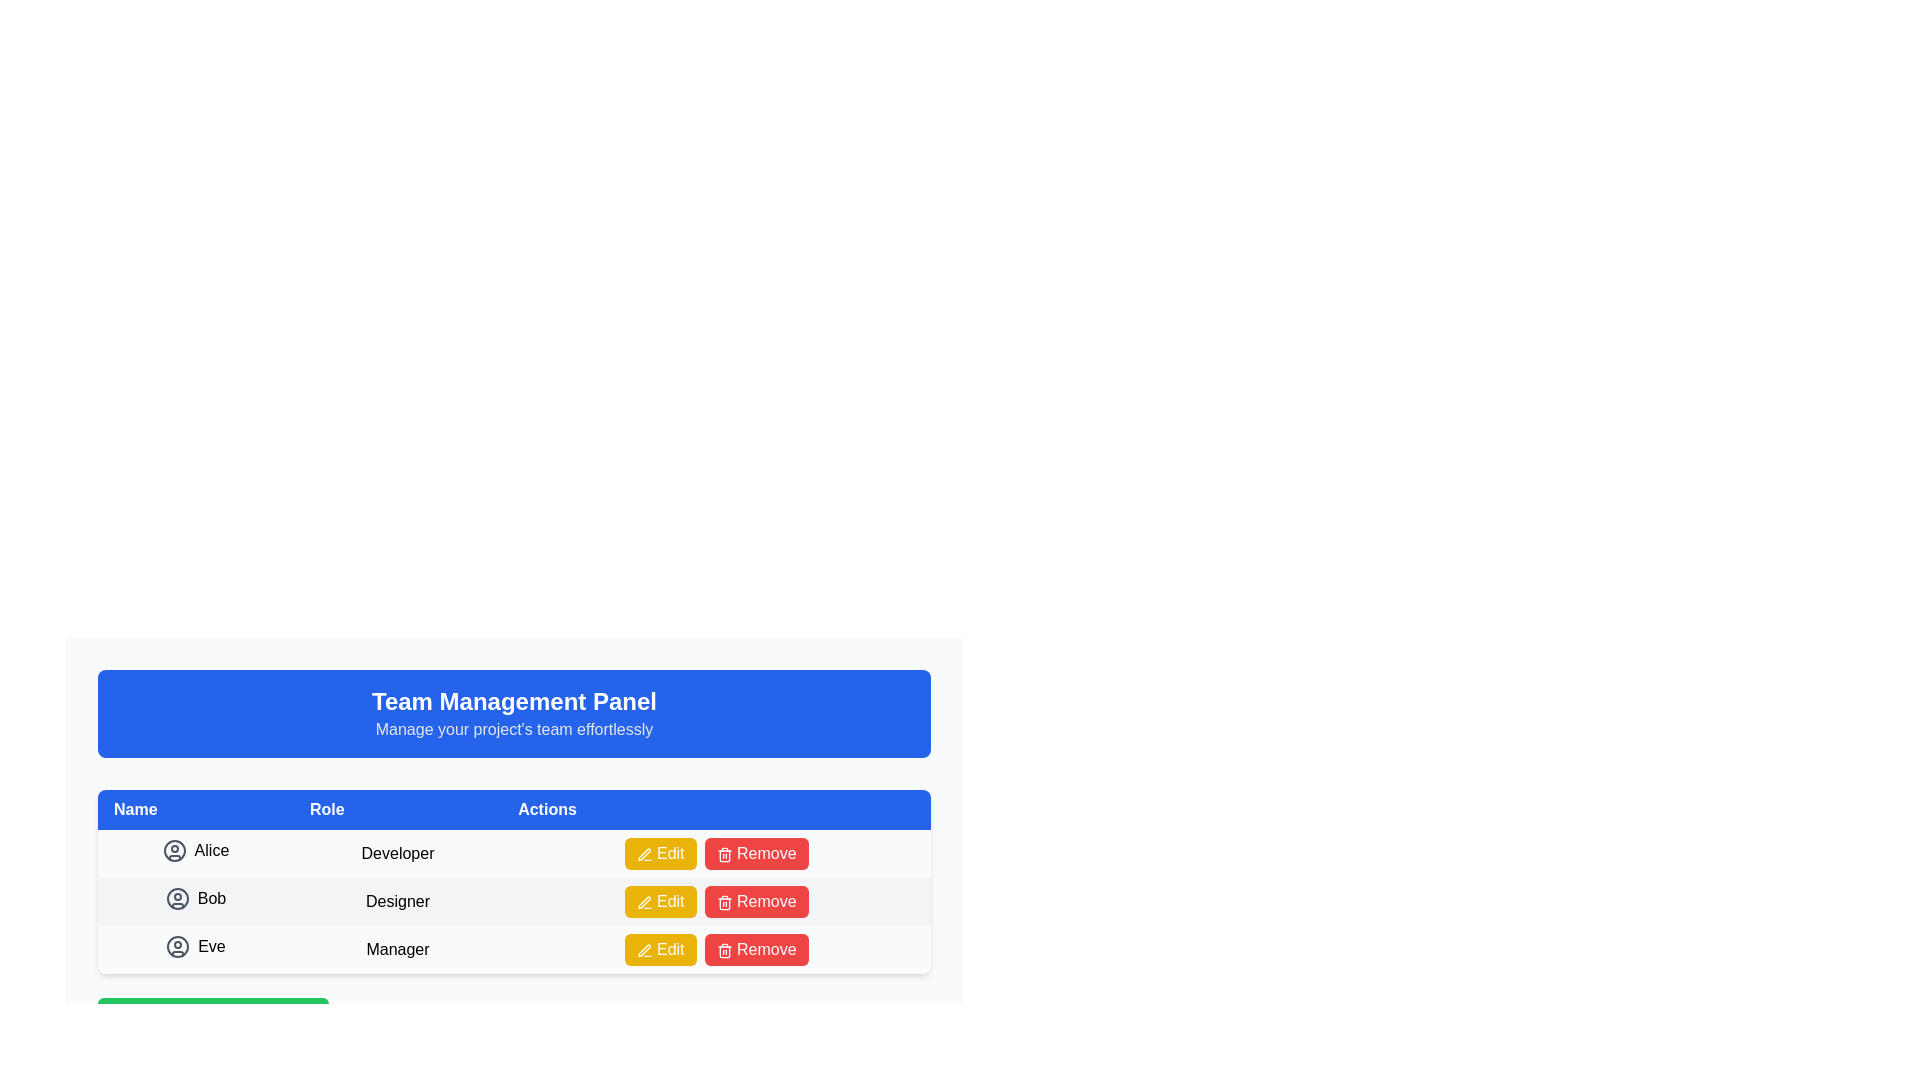 The image size is (1920, 1080). What do you see at coordinates (514, 701) in the screenshot?
I see `text from the bold heading that says 'Team Management Panel', which is visually prominent with a blue background` at bounding box center [514, 701].